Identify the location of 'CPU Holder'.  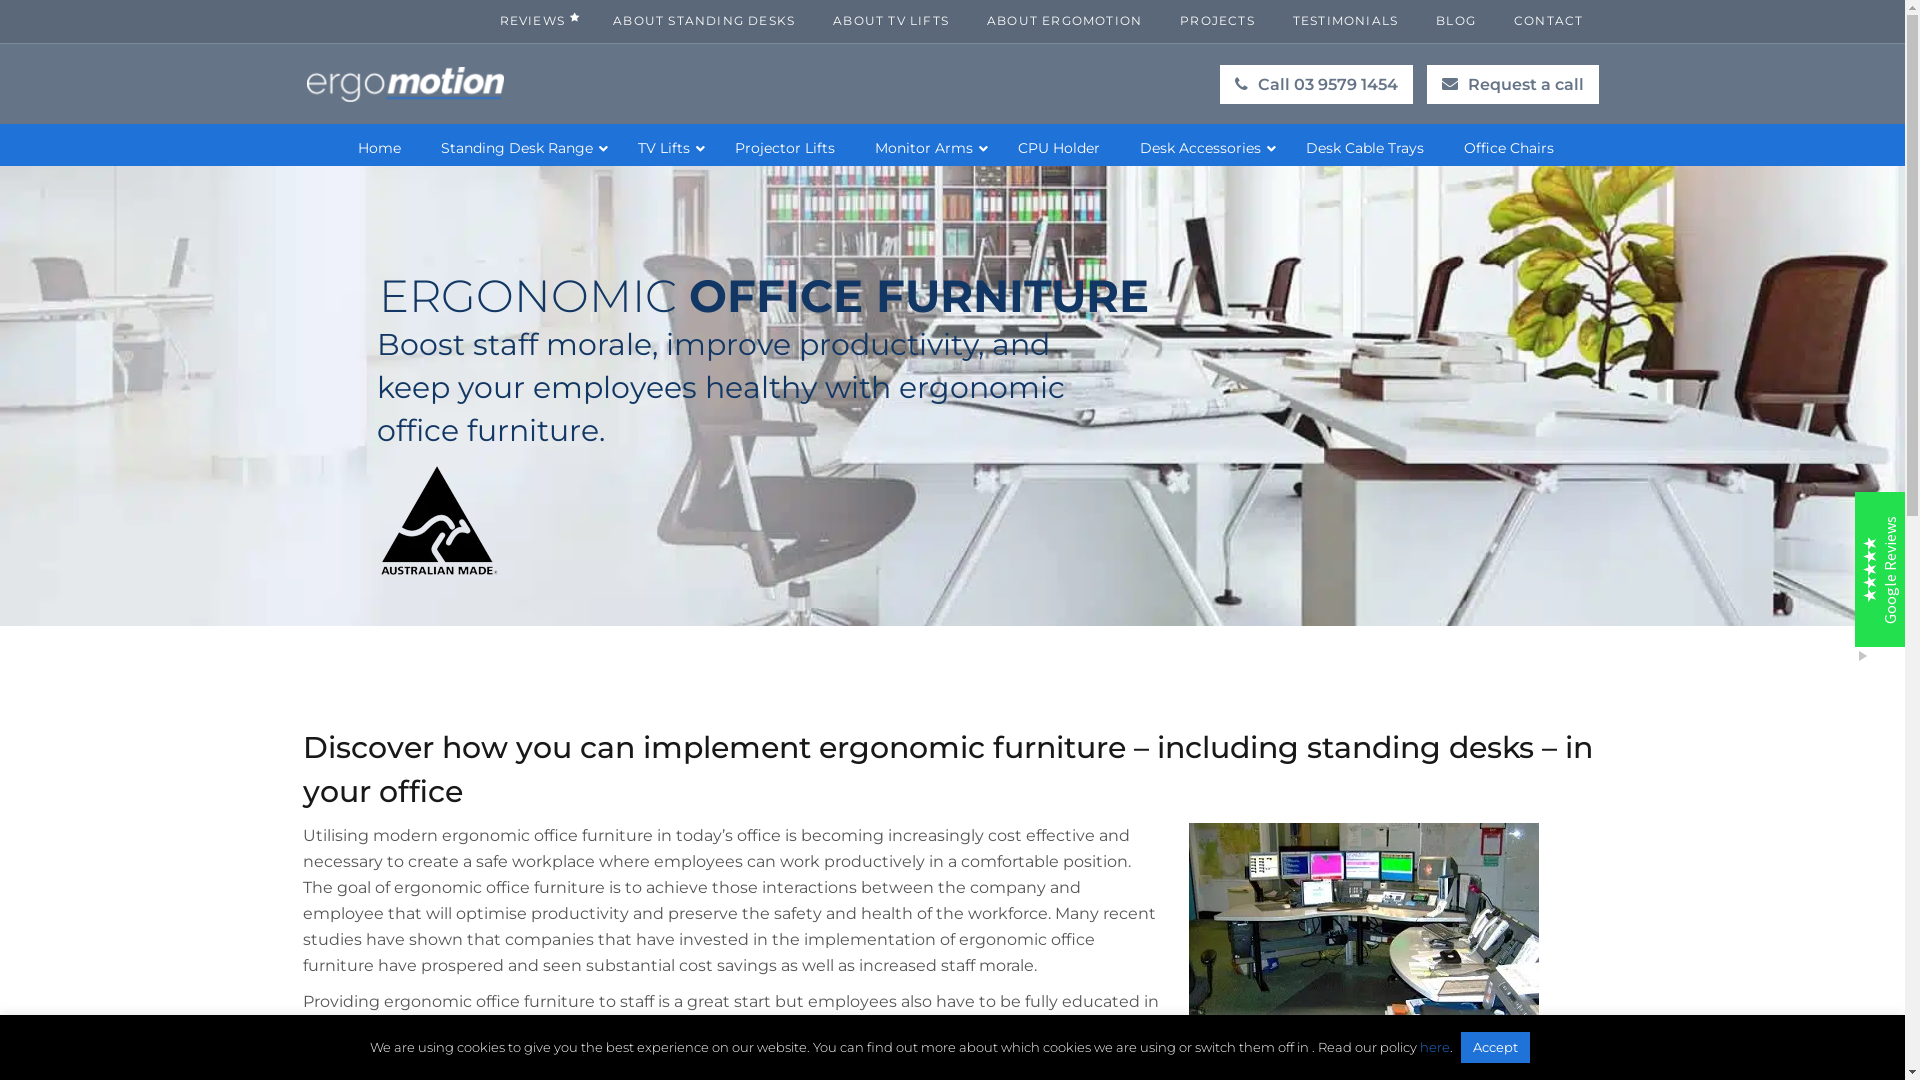
(1058, 146).